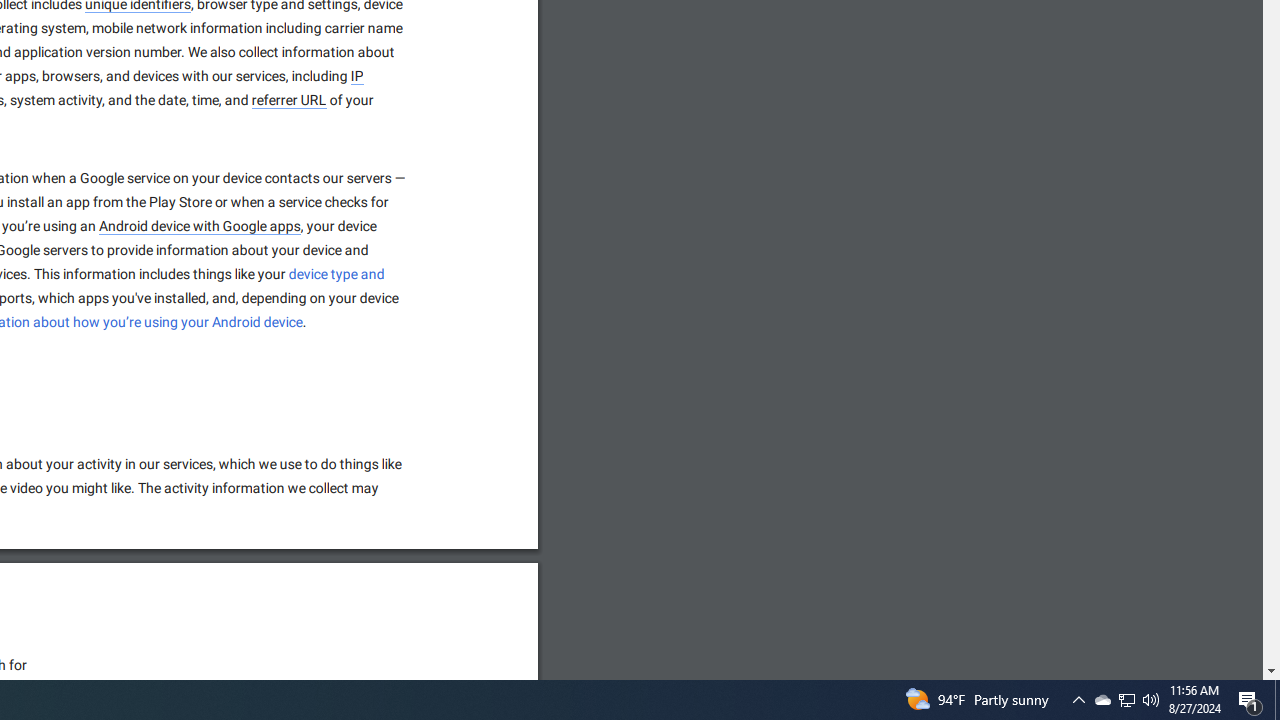 This screenshot has width=1280, height=720. Describe the element at coordinates (337, 274) in the screenshot. I see `'device type and'` at that location.